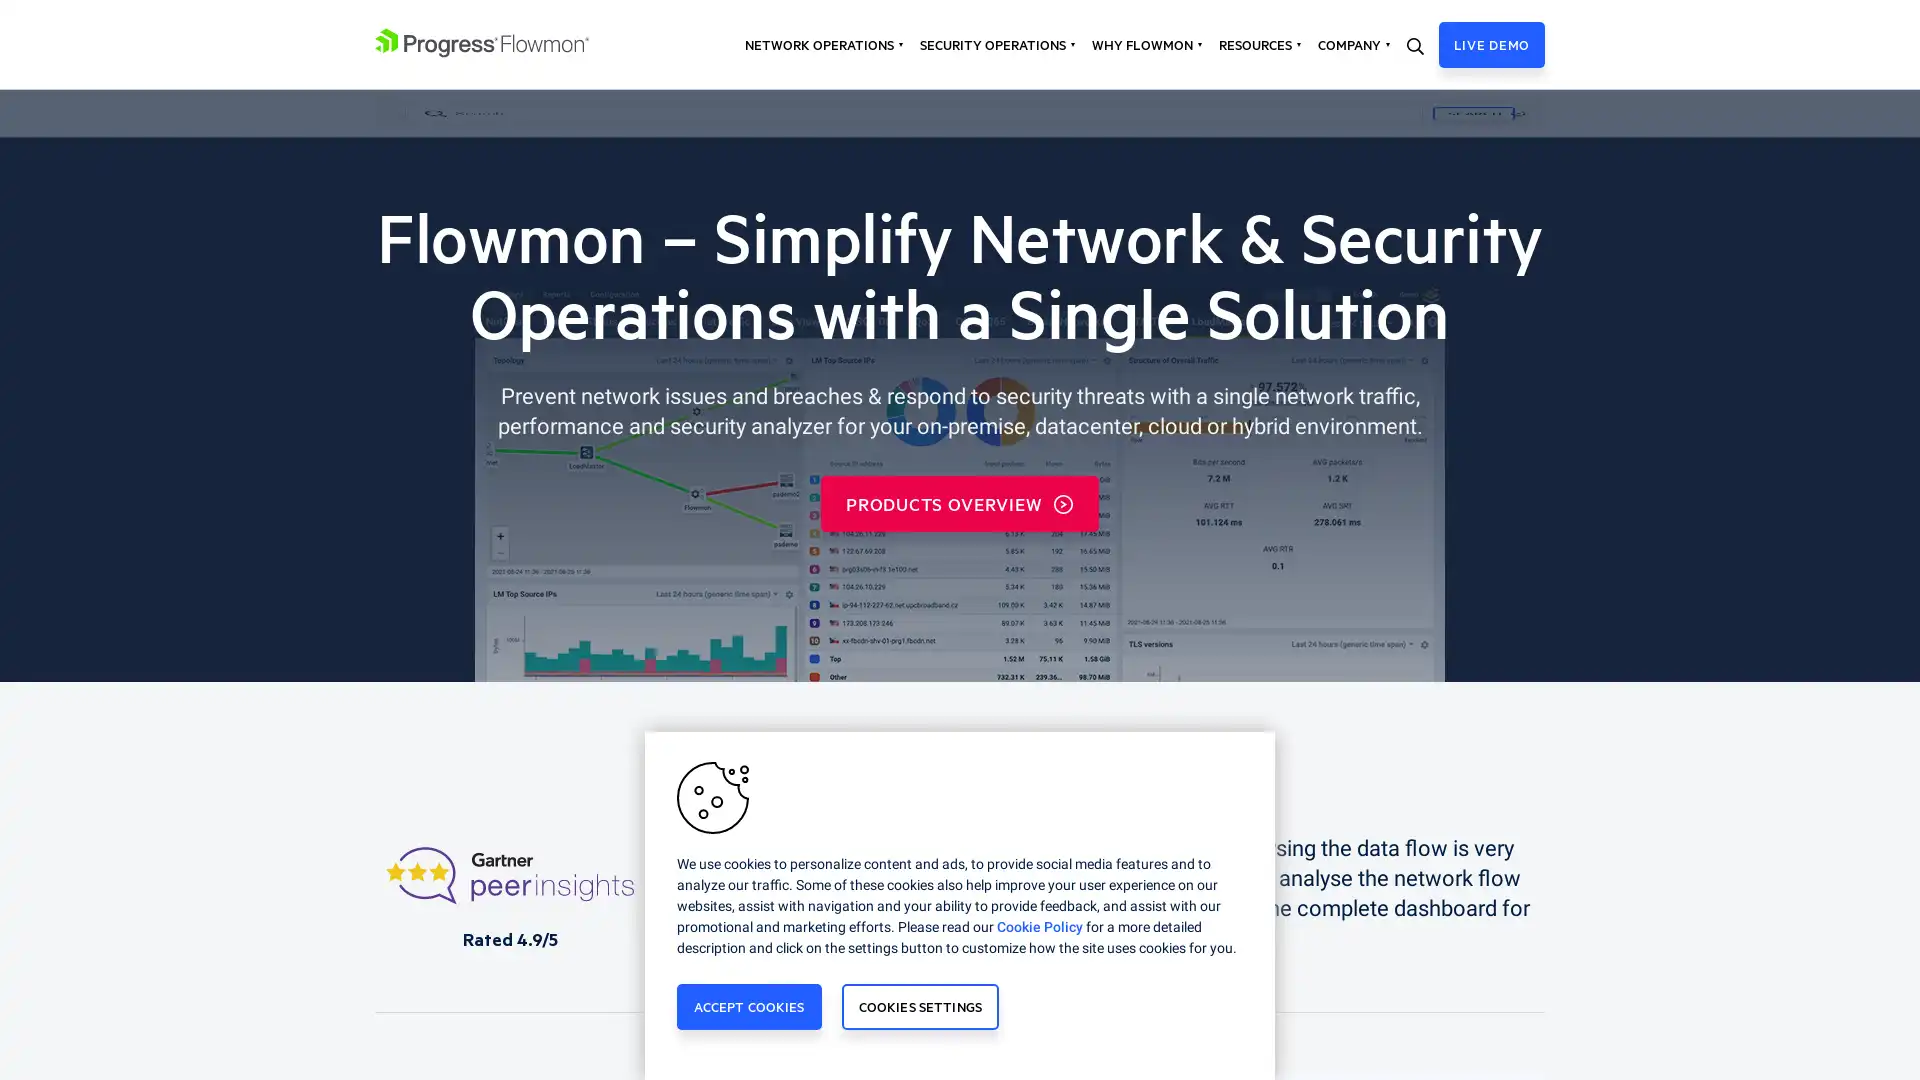 Image resolution: width=1920 pixels, height=1080 pixels. Describe the element at coordinates (919, 1006) in the screenshot. I see `COOKIES SETTINGS` at that location.